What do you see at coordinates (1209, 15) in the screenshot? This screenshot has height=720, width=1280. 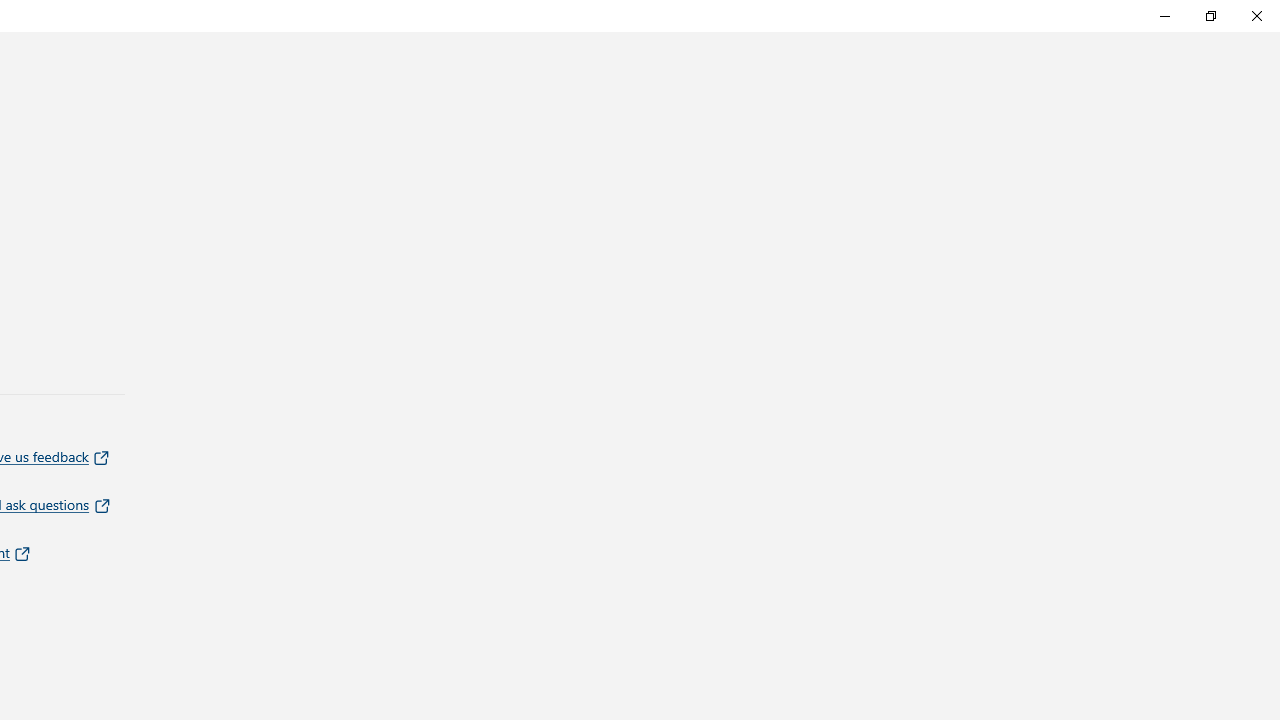 I see `'Restore Feedback Hub'` at bounding box center [1209, 15].